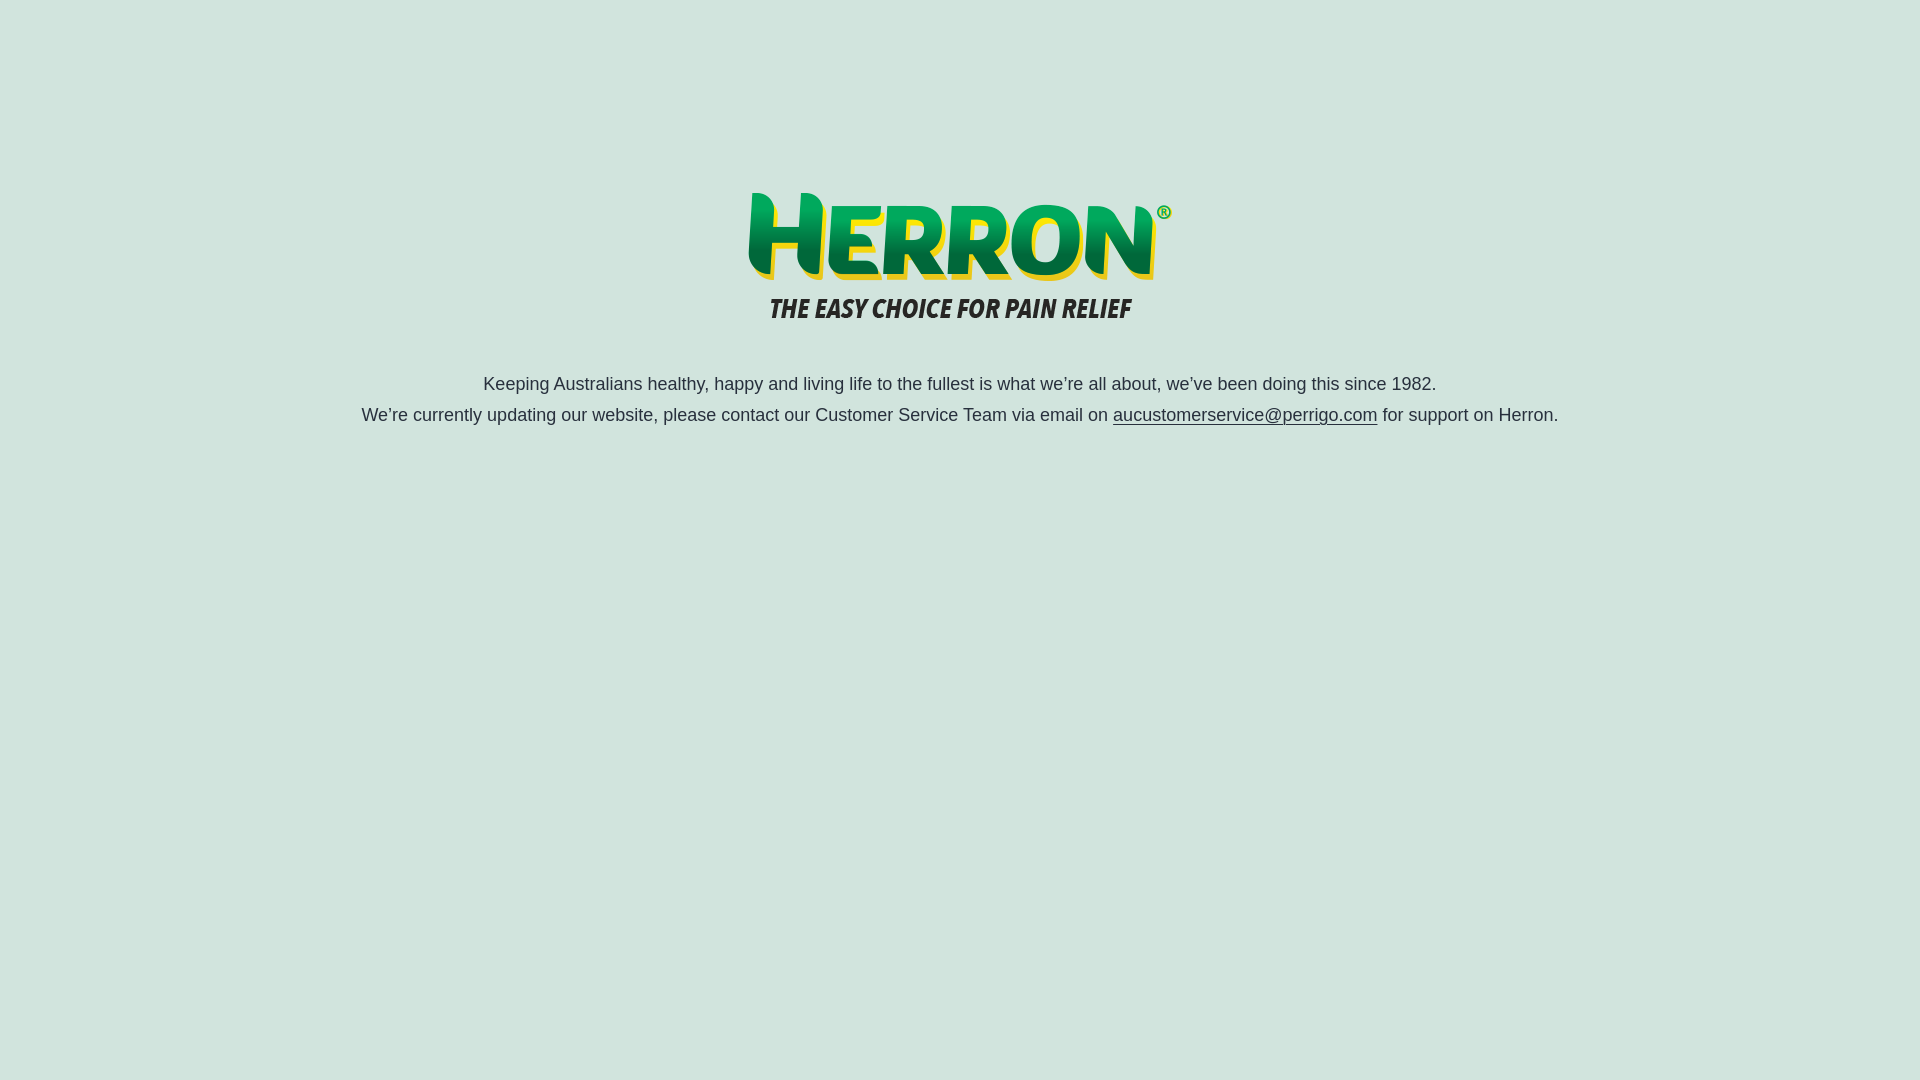 This screenshot has height=1080, width=1920. I want to click on 'aucustomerservice@perrigo.com', so click(1112, 414).